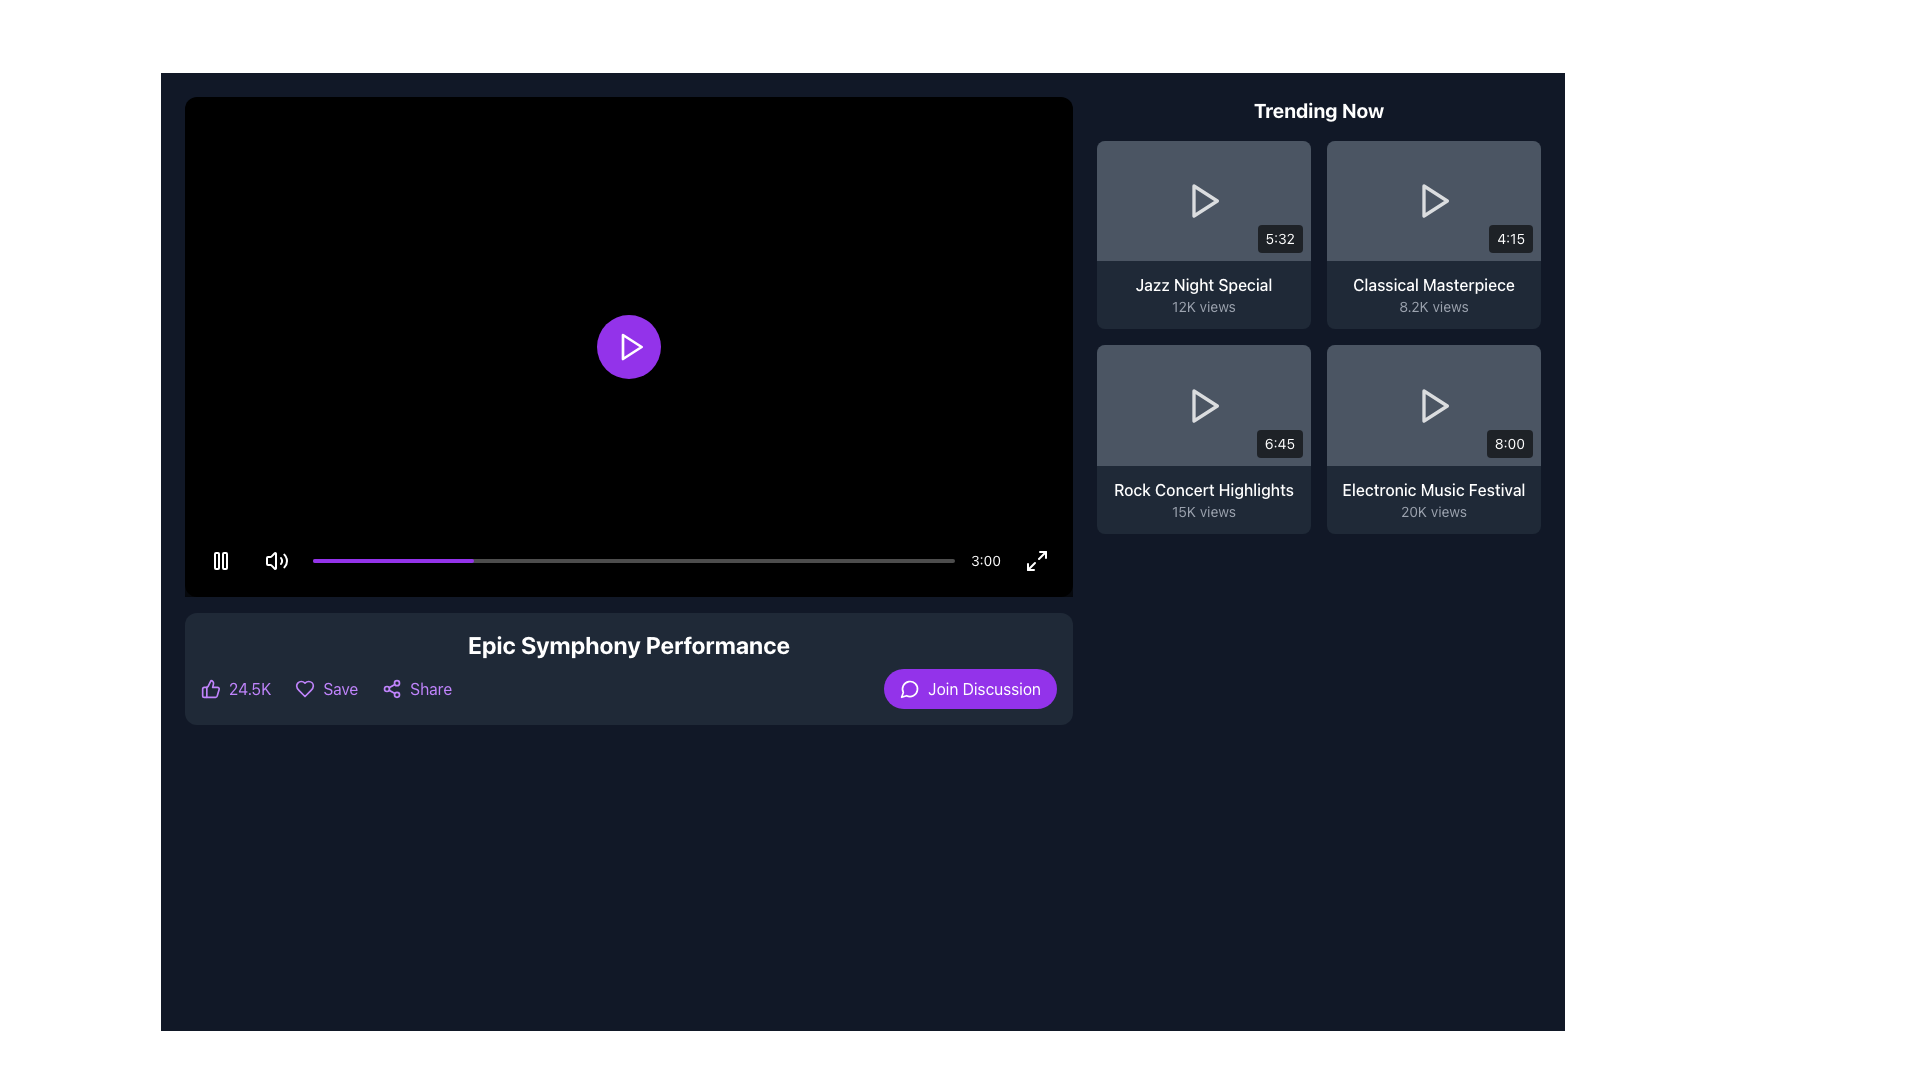  Describe the element at coordinates (326, 687) in the screenshot. I see `the save button located centrally among a horizontal row of action buttons beneath the video player, specifically the second button between the '24.5K likes' and 'Share' buttons` at that location.